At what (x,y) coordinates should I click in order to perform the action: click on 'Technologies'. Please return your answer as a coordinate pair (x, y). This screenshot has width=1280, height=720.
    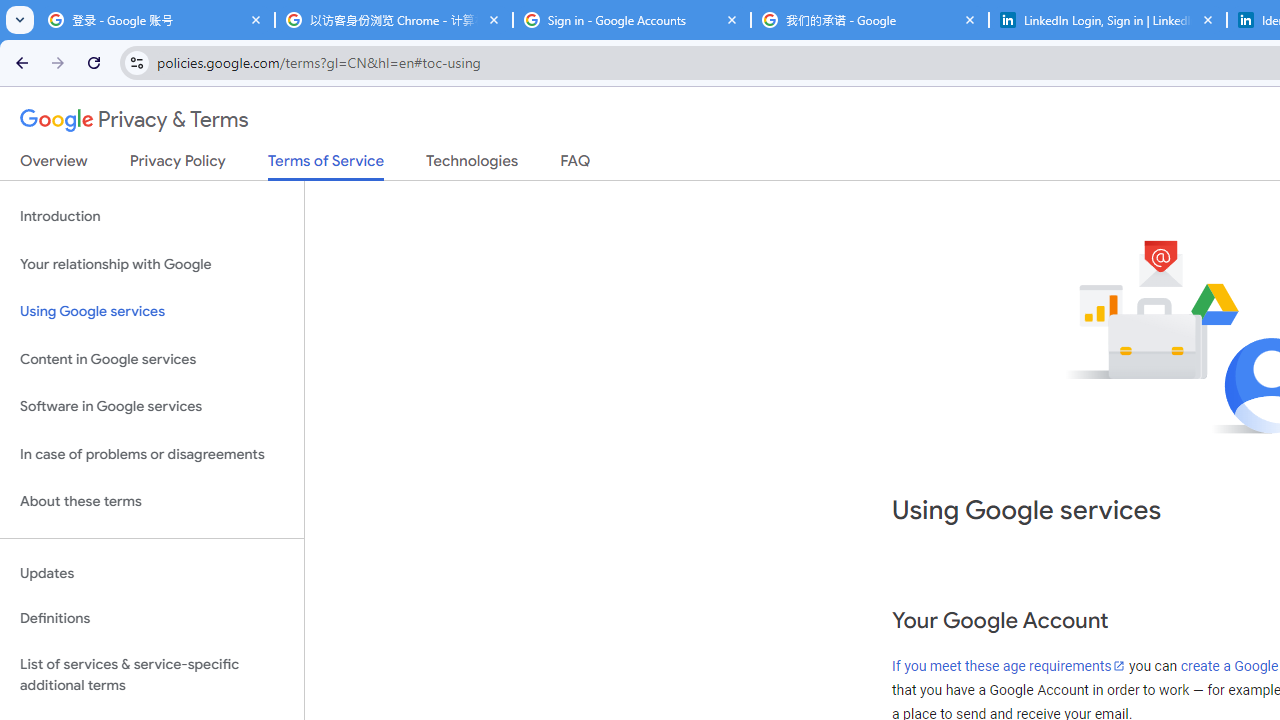
    Looking at the image, I should click on (471, 164).